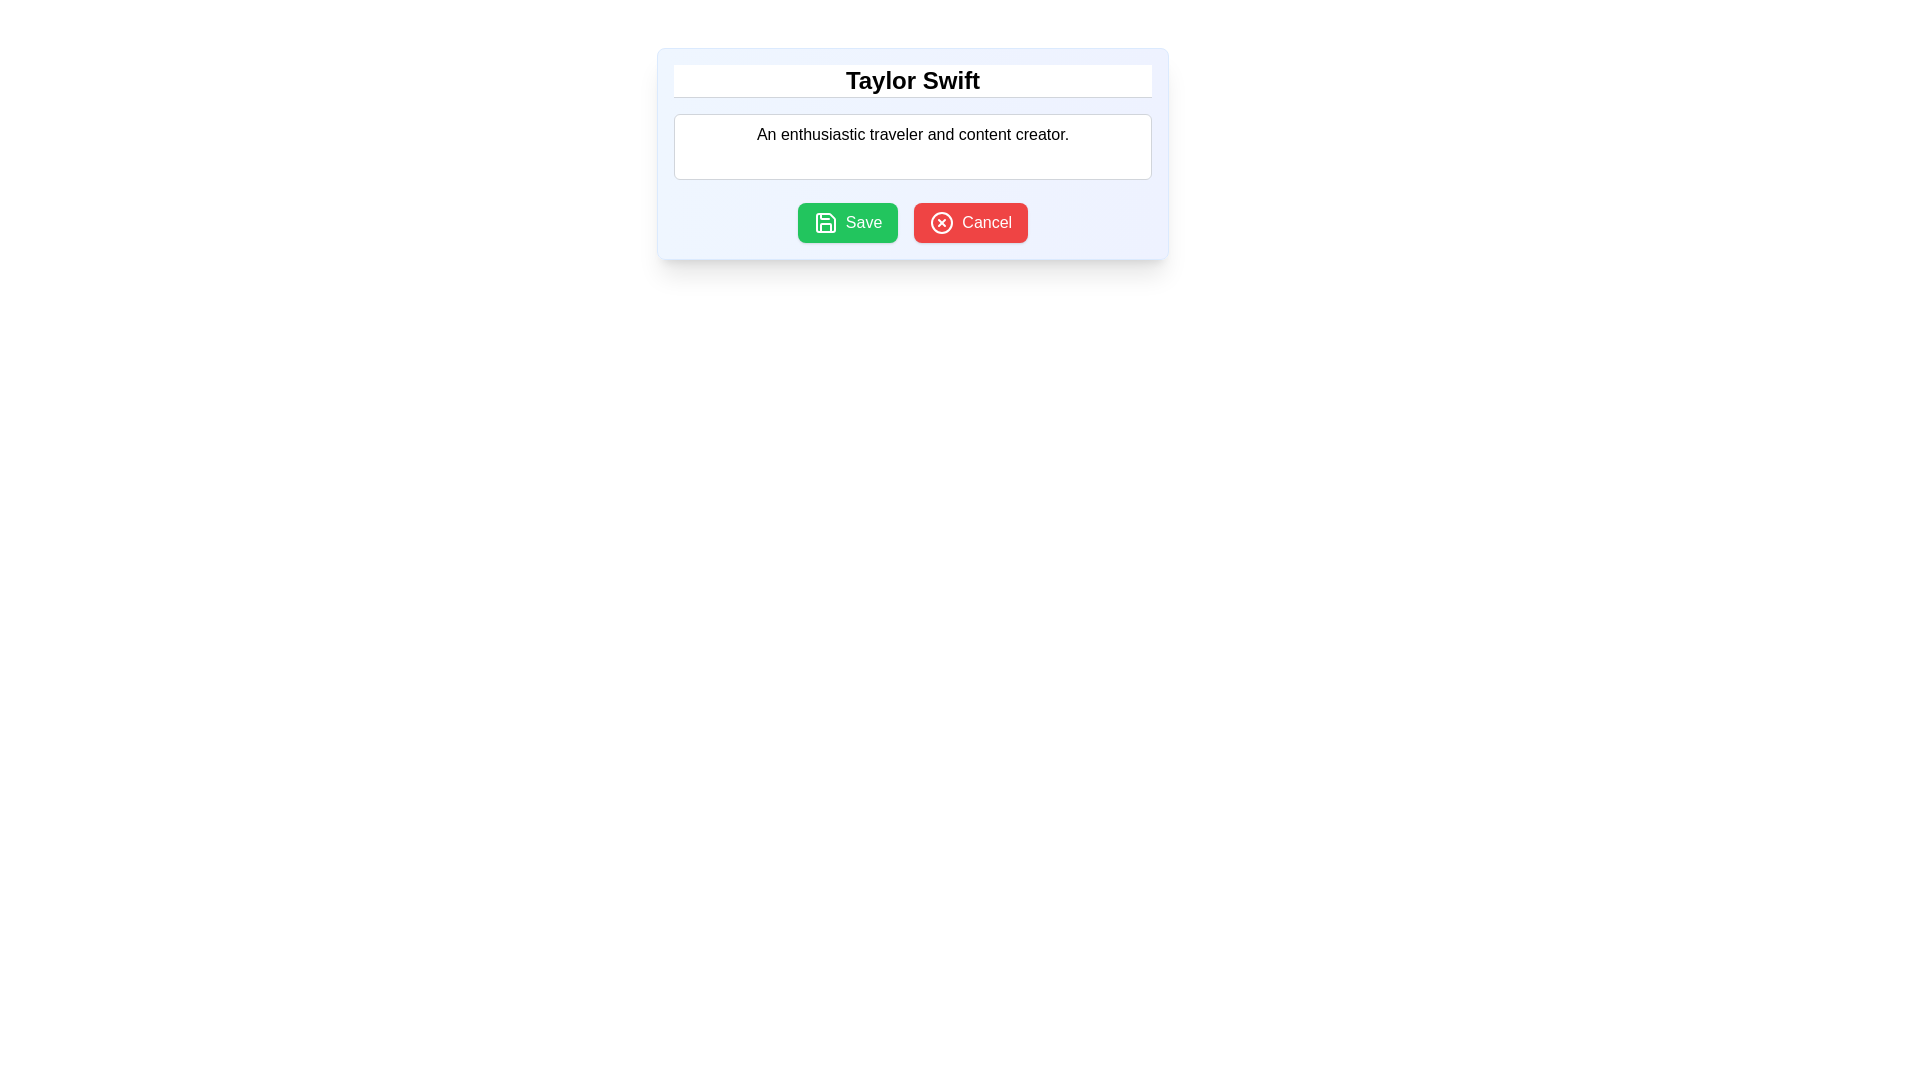  Describe the element at coordinates (848, 223) in the screenshot. I see `the 'Save' button, which is the first button in the horizontally aligned group positioned below the descriptive text box` at that location.